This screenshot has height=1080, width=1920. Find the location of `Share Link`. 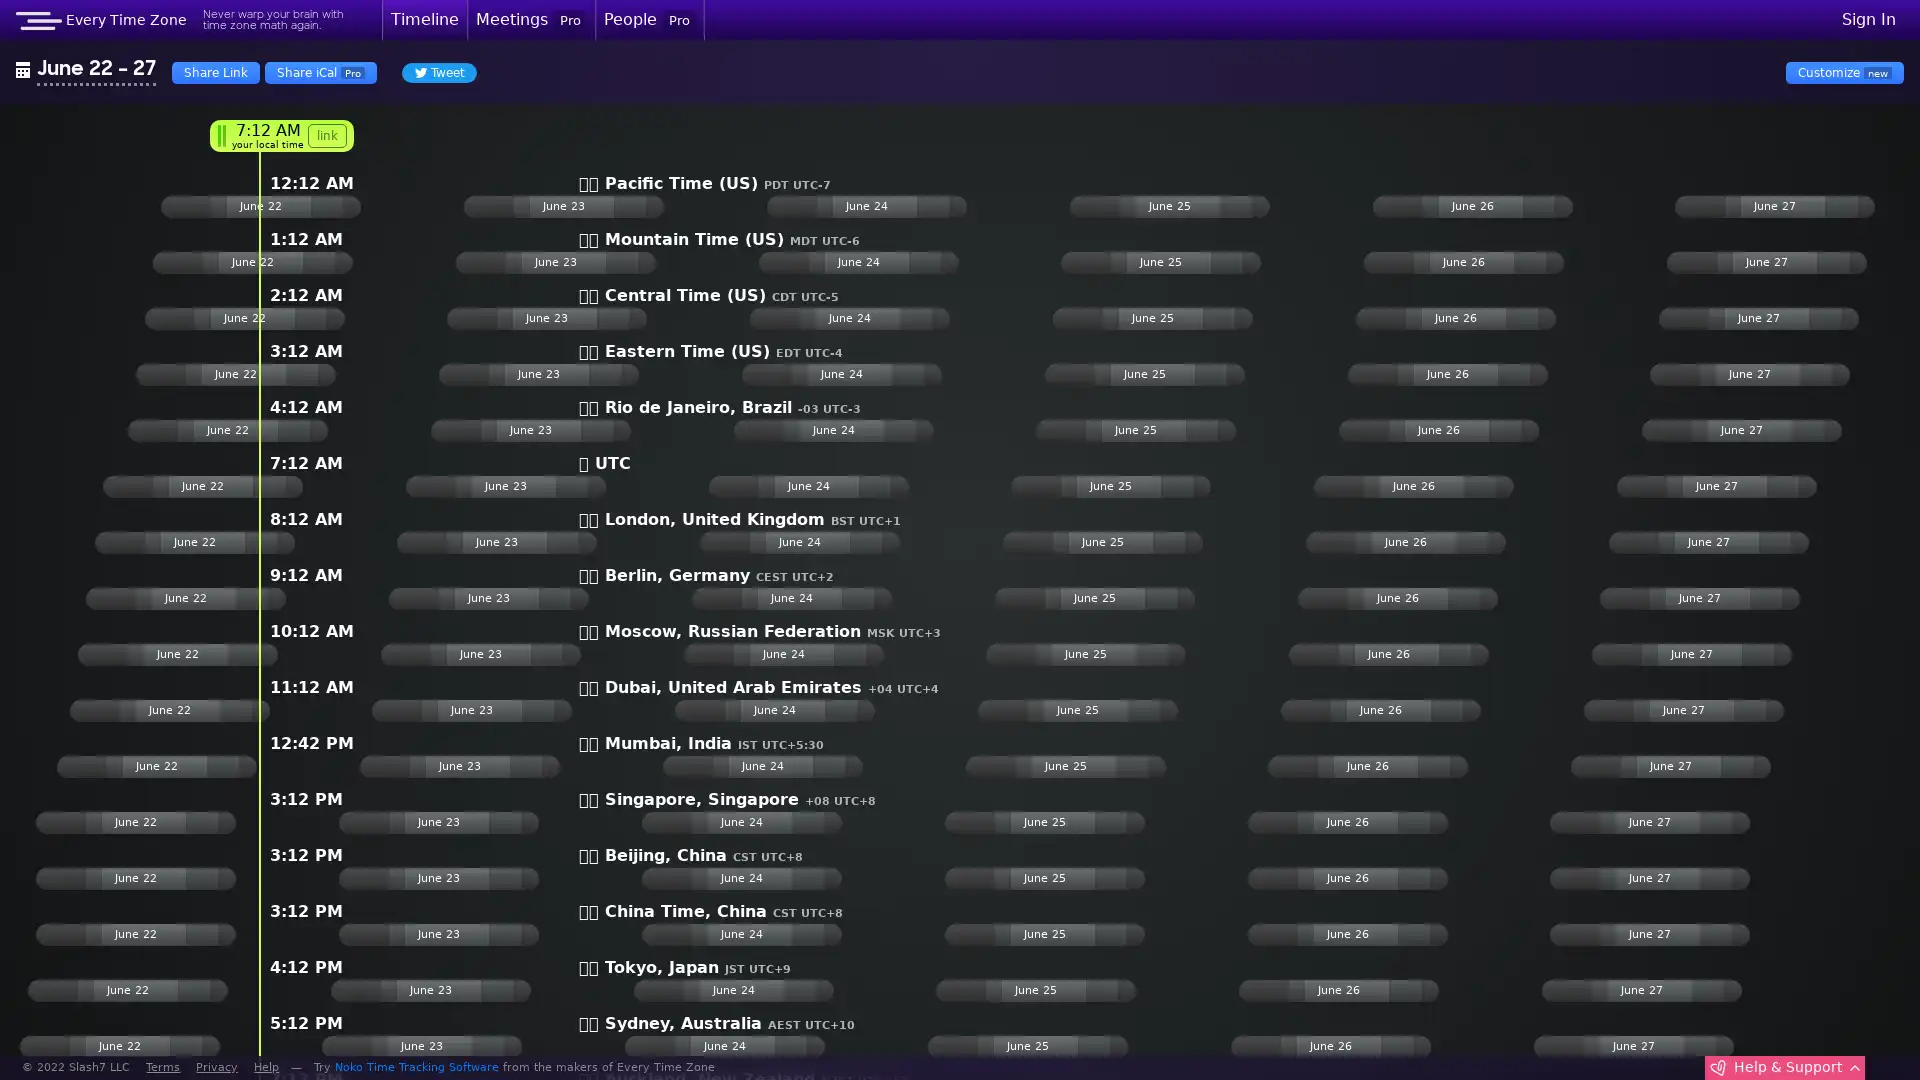

Share Link is located at coordinates (216, 71).